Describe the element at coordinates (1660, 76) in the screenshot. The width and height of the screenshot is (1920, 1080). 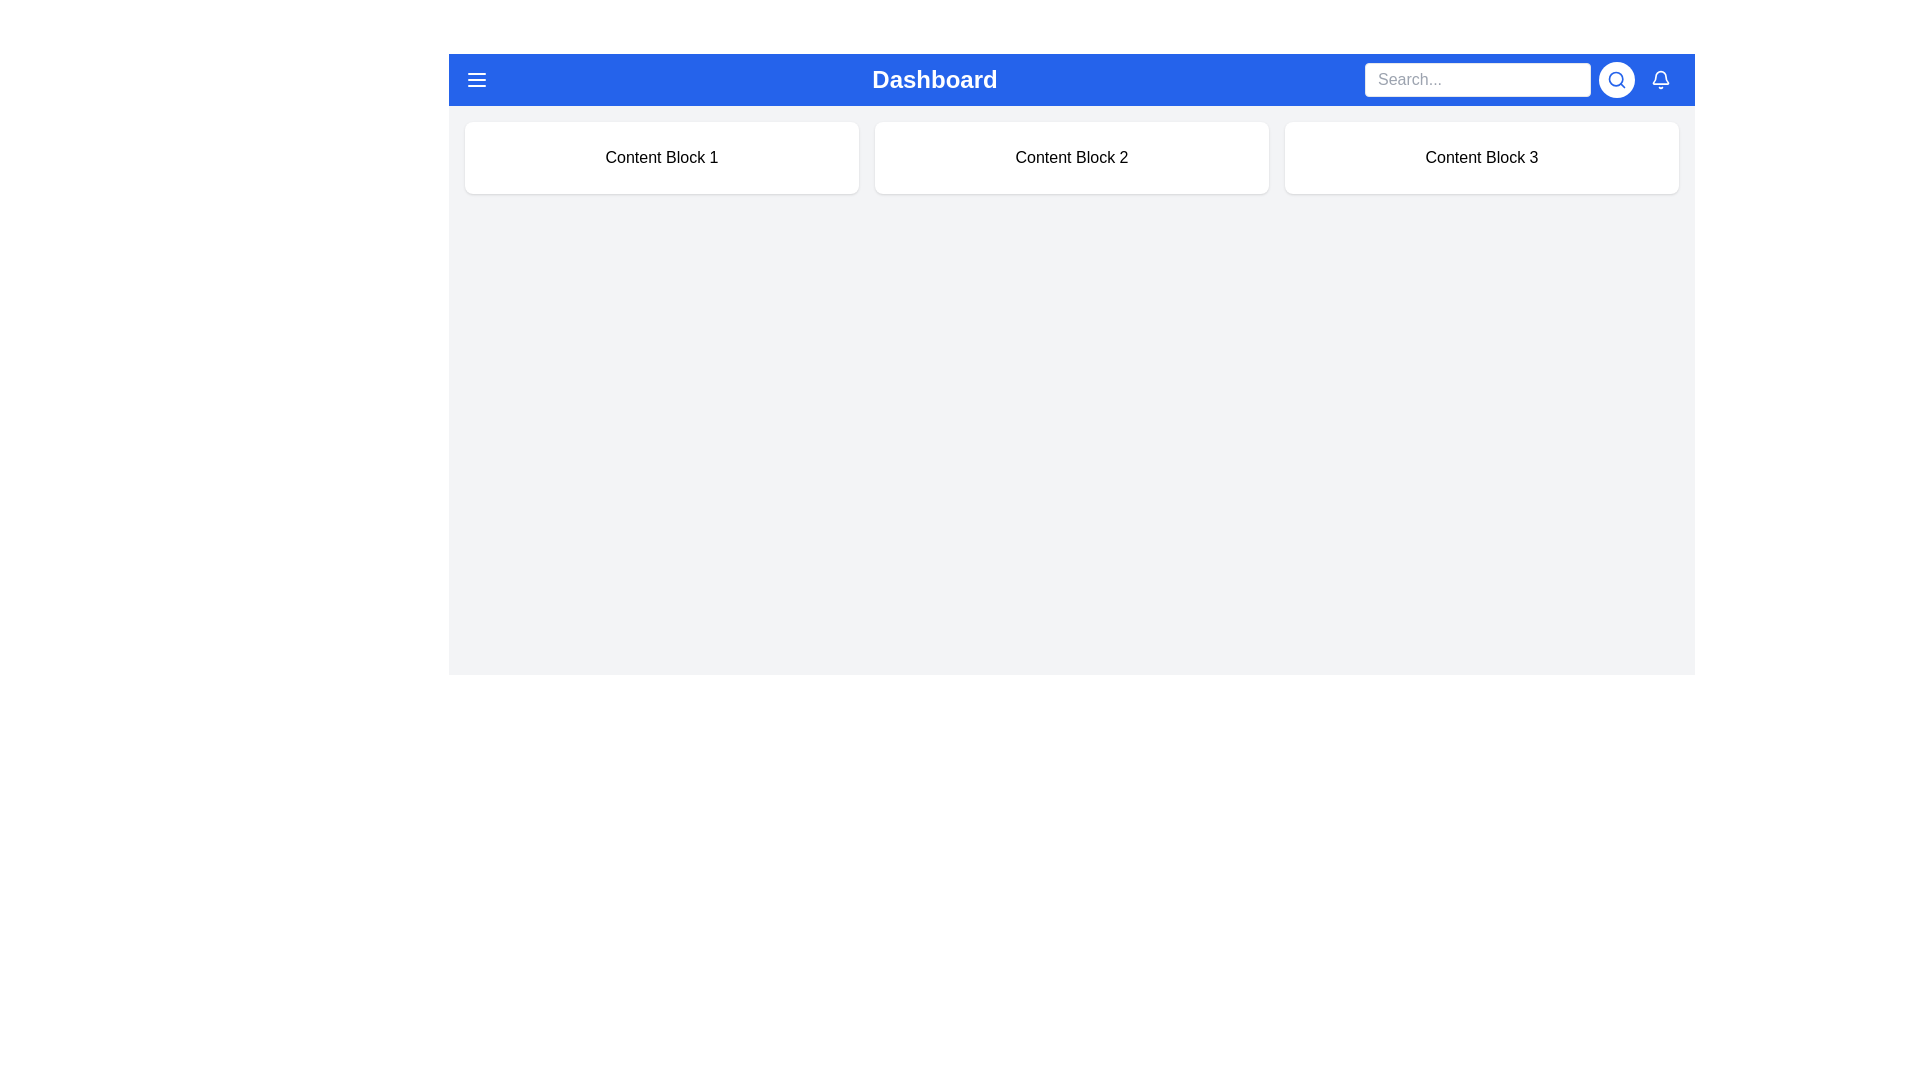
I see `the blue curved line of the bell-shaped icon located in the top right corner of the interface, which is part of a notification-related graphic` at that location.